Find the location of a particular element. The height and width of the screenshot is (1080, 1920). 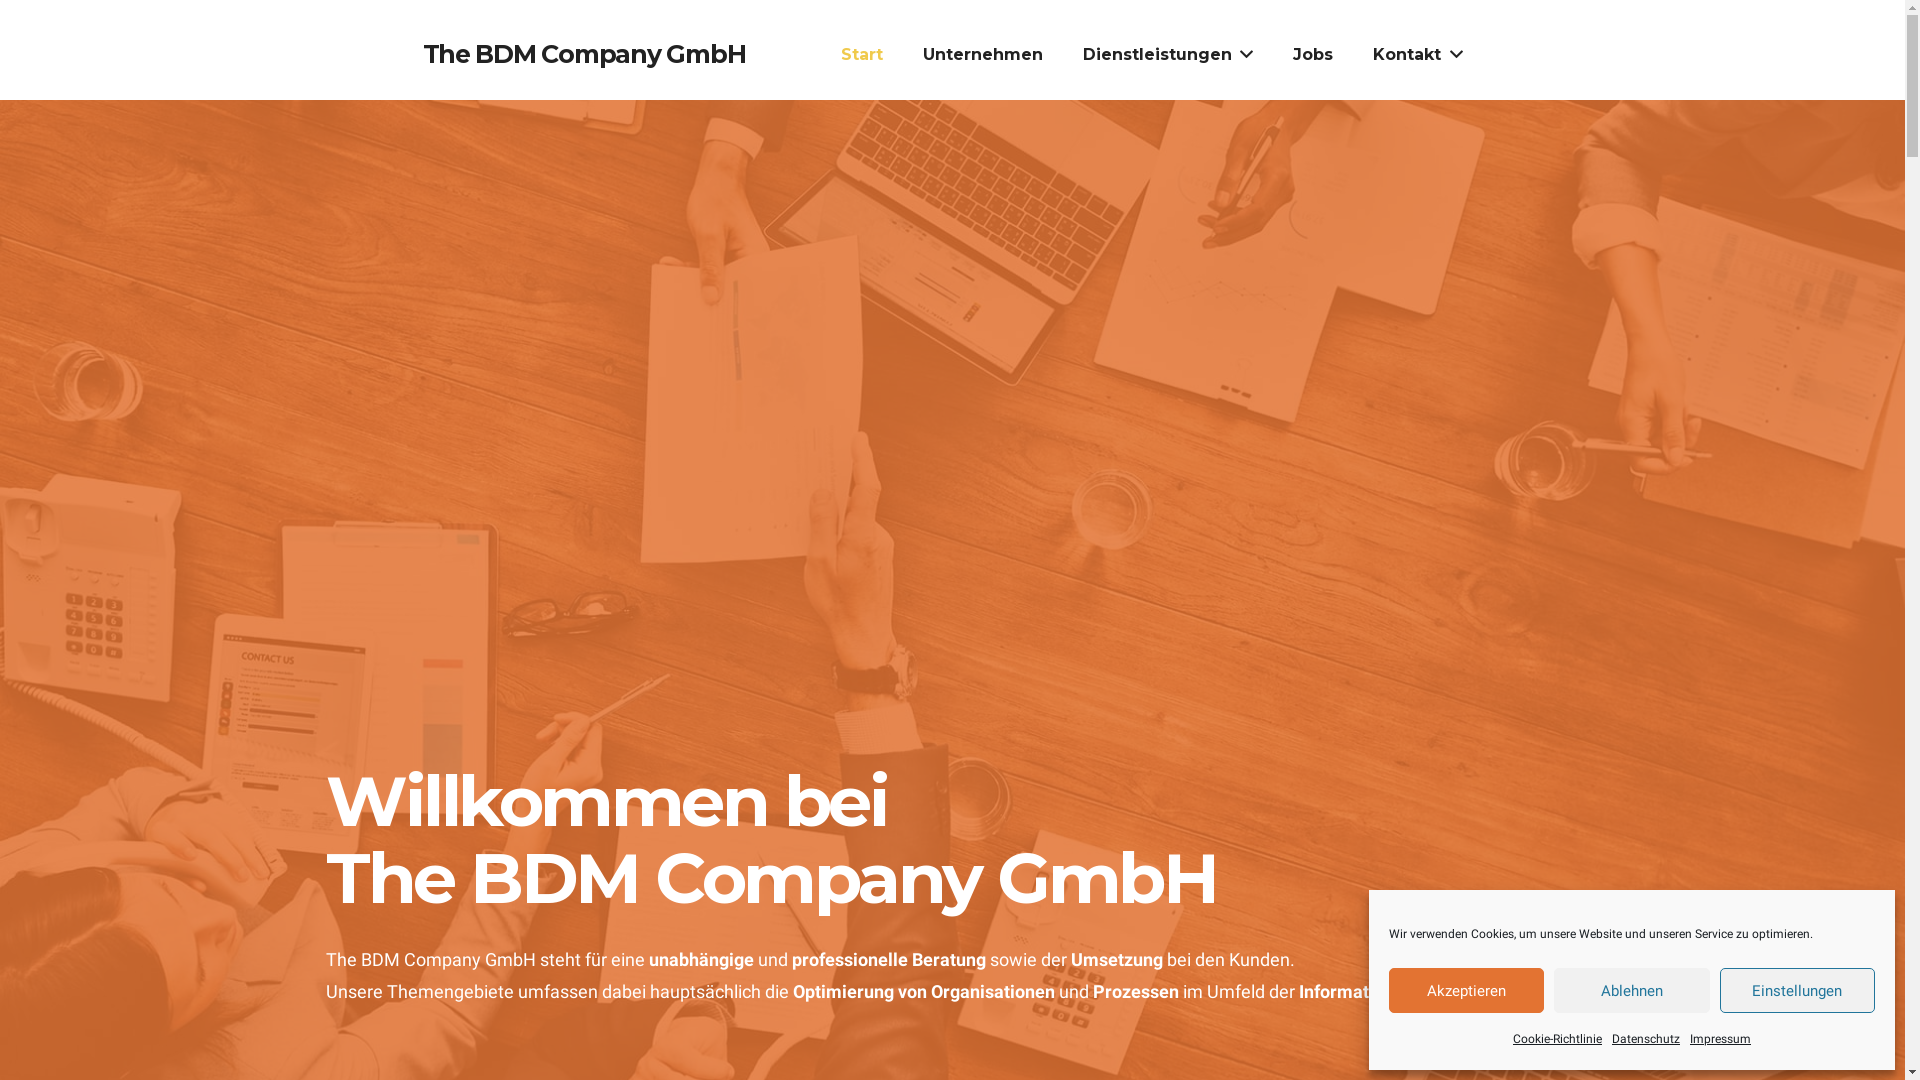

'Start' is located at coordinates (862, 53).